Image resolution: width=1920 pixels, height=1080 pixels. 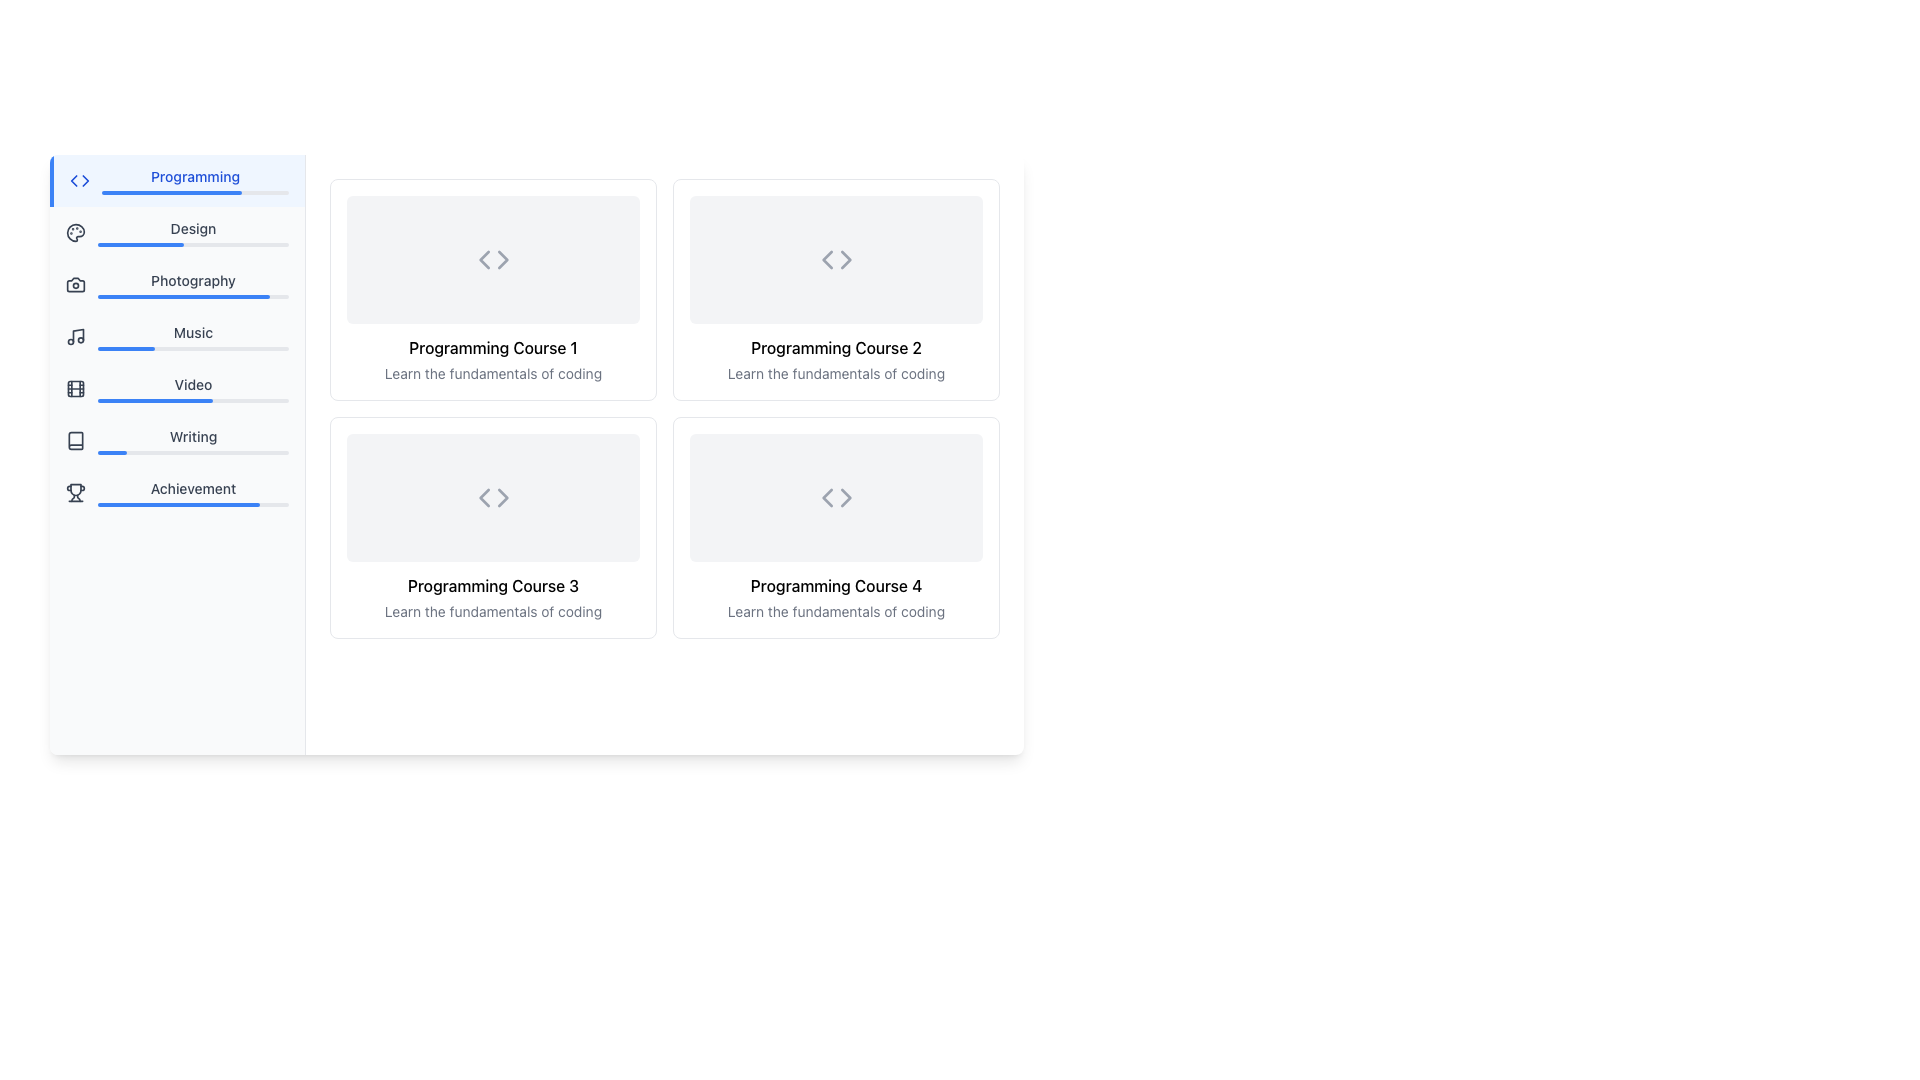 I want to click on the progress bar, so click(x=197, y=401).